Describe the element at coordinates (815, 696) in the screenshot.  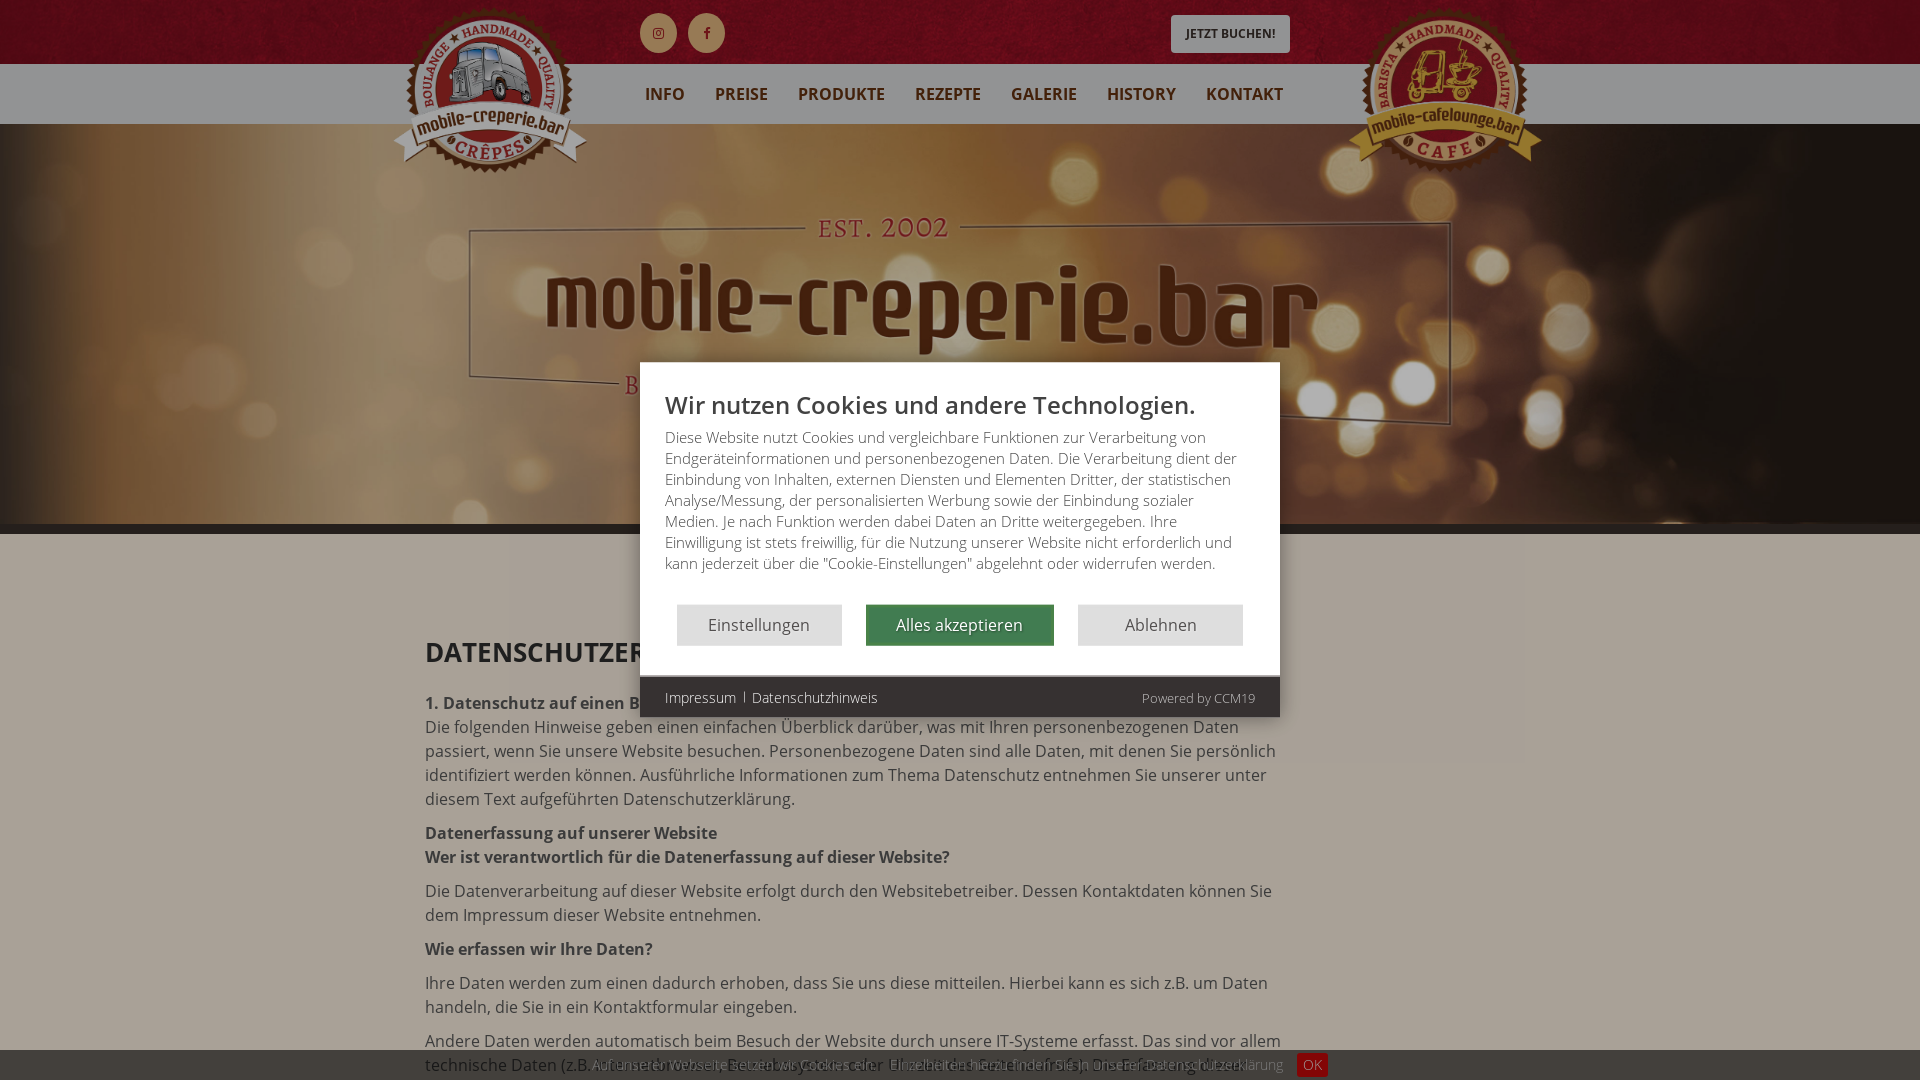
I see `'Datenschutzhinweis'` at that location.